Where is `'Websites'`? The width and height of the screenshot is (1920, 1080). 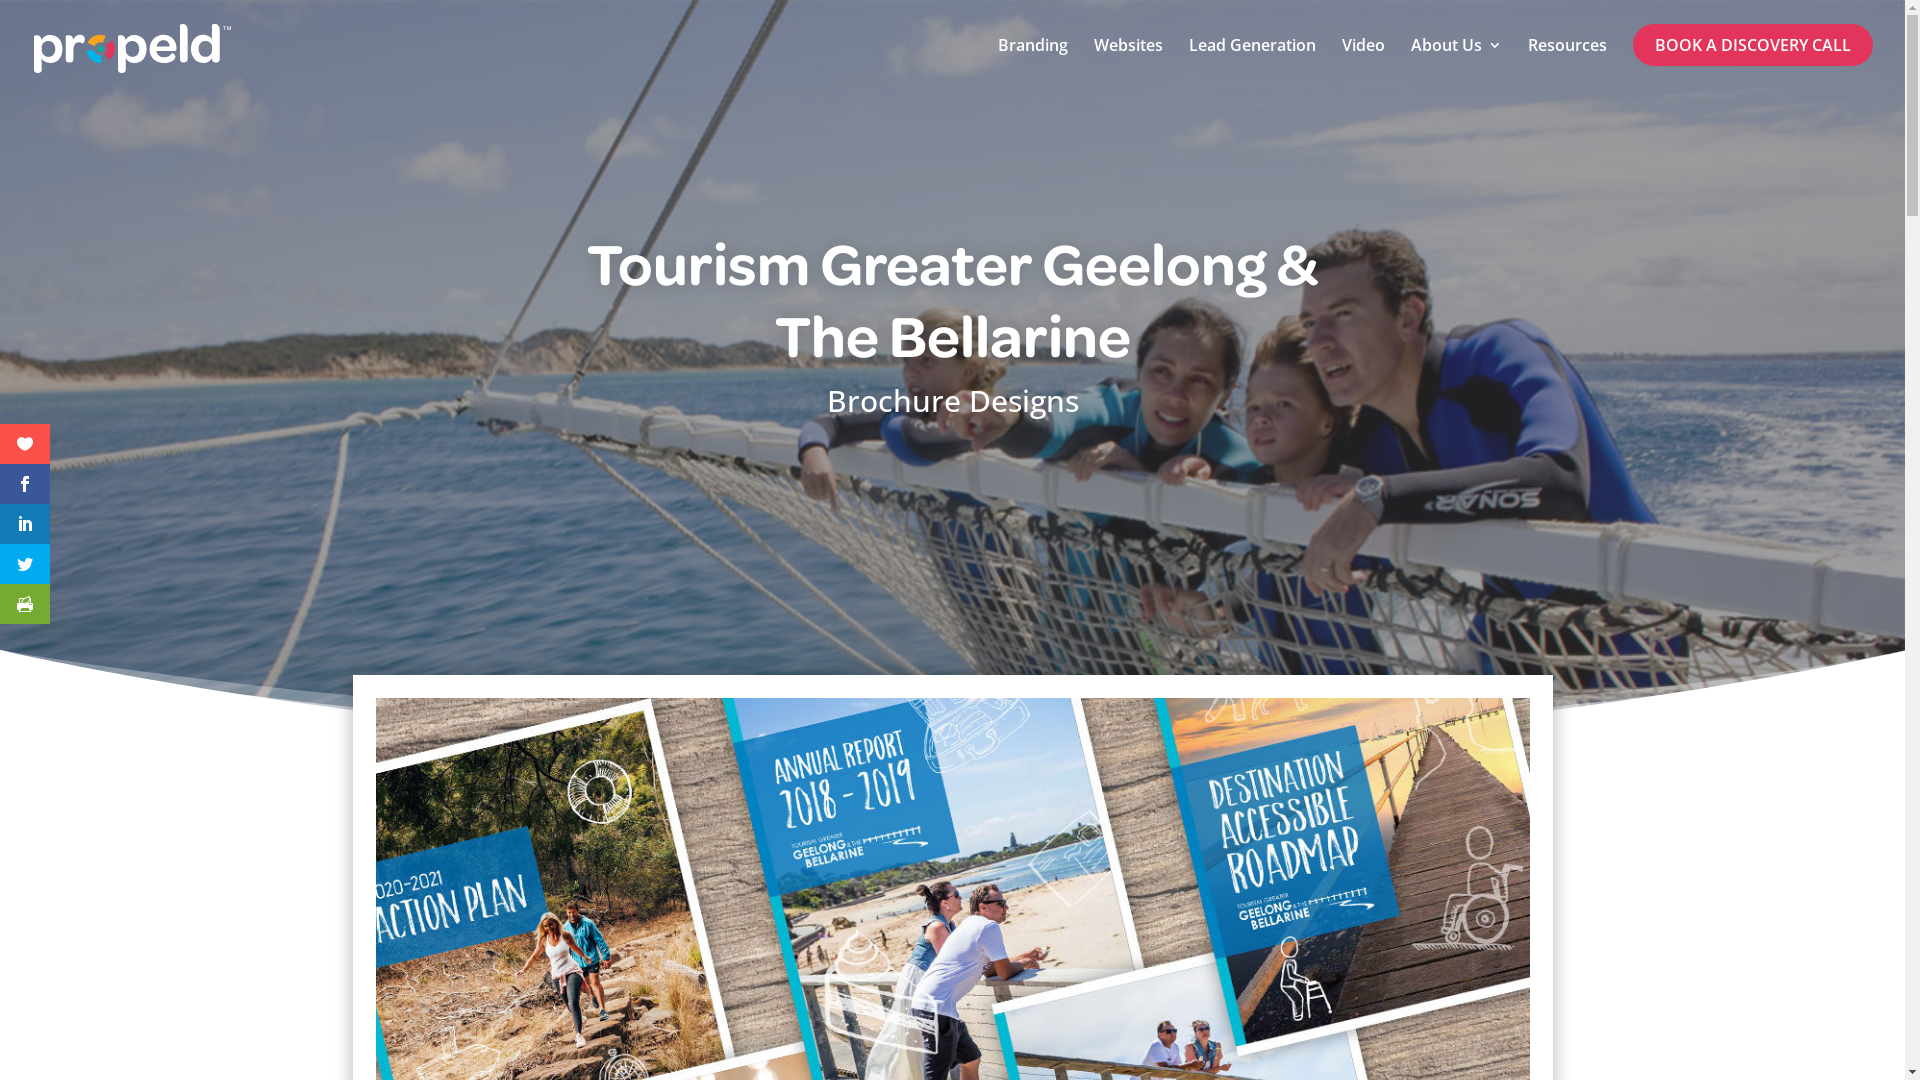
'Websites' is located at coordinates (1093, 66).